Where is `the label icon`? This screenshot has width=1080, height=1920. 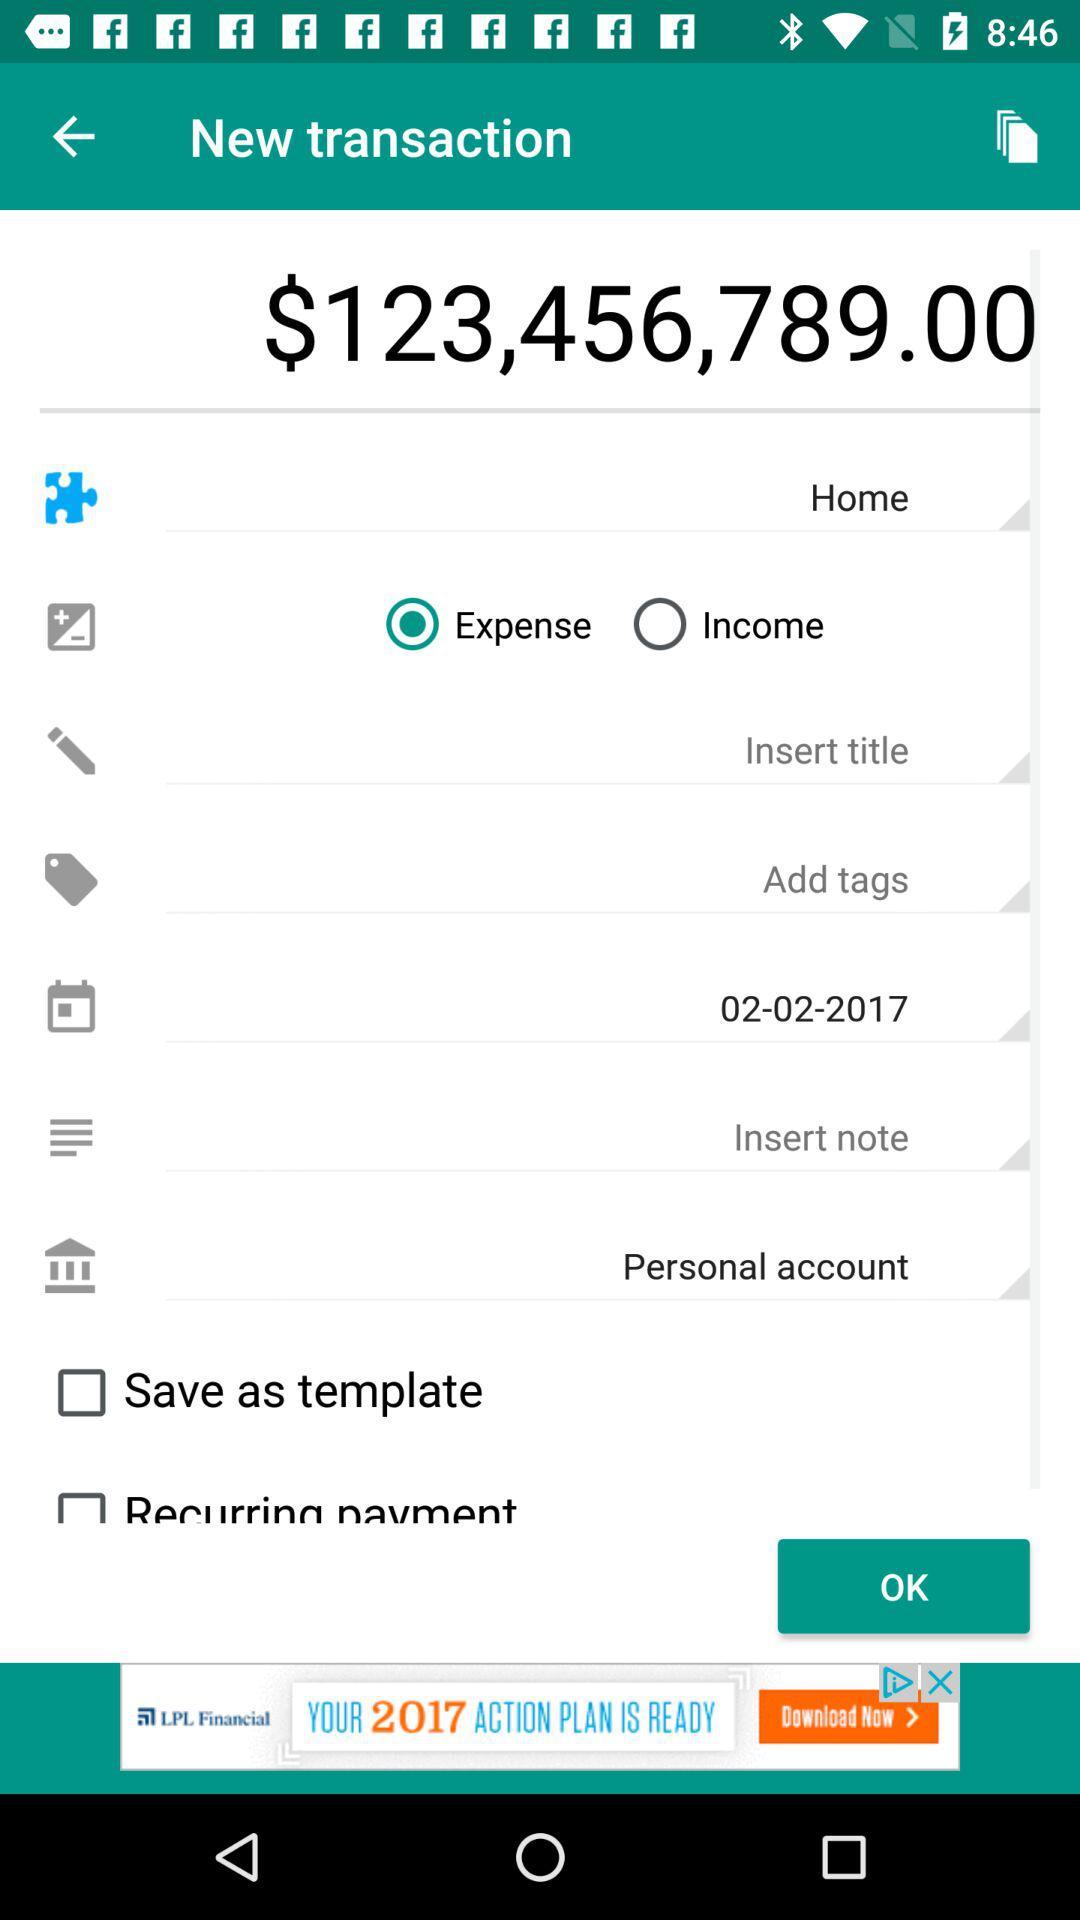 the label icon is located at coordinates (70, 879).